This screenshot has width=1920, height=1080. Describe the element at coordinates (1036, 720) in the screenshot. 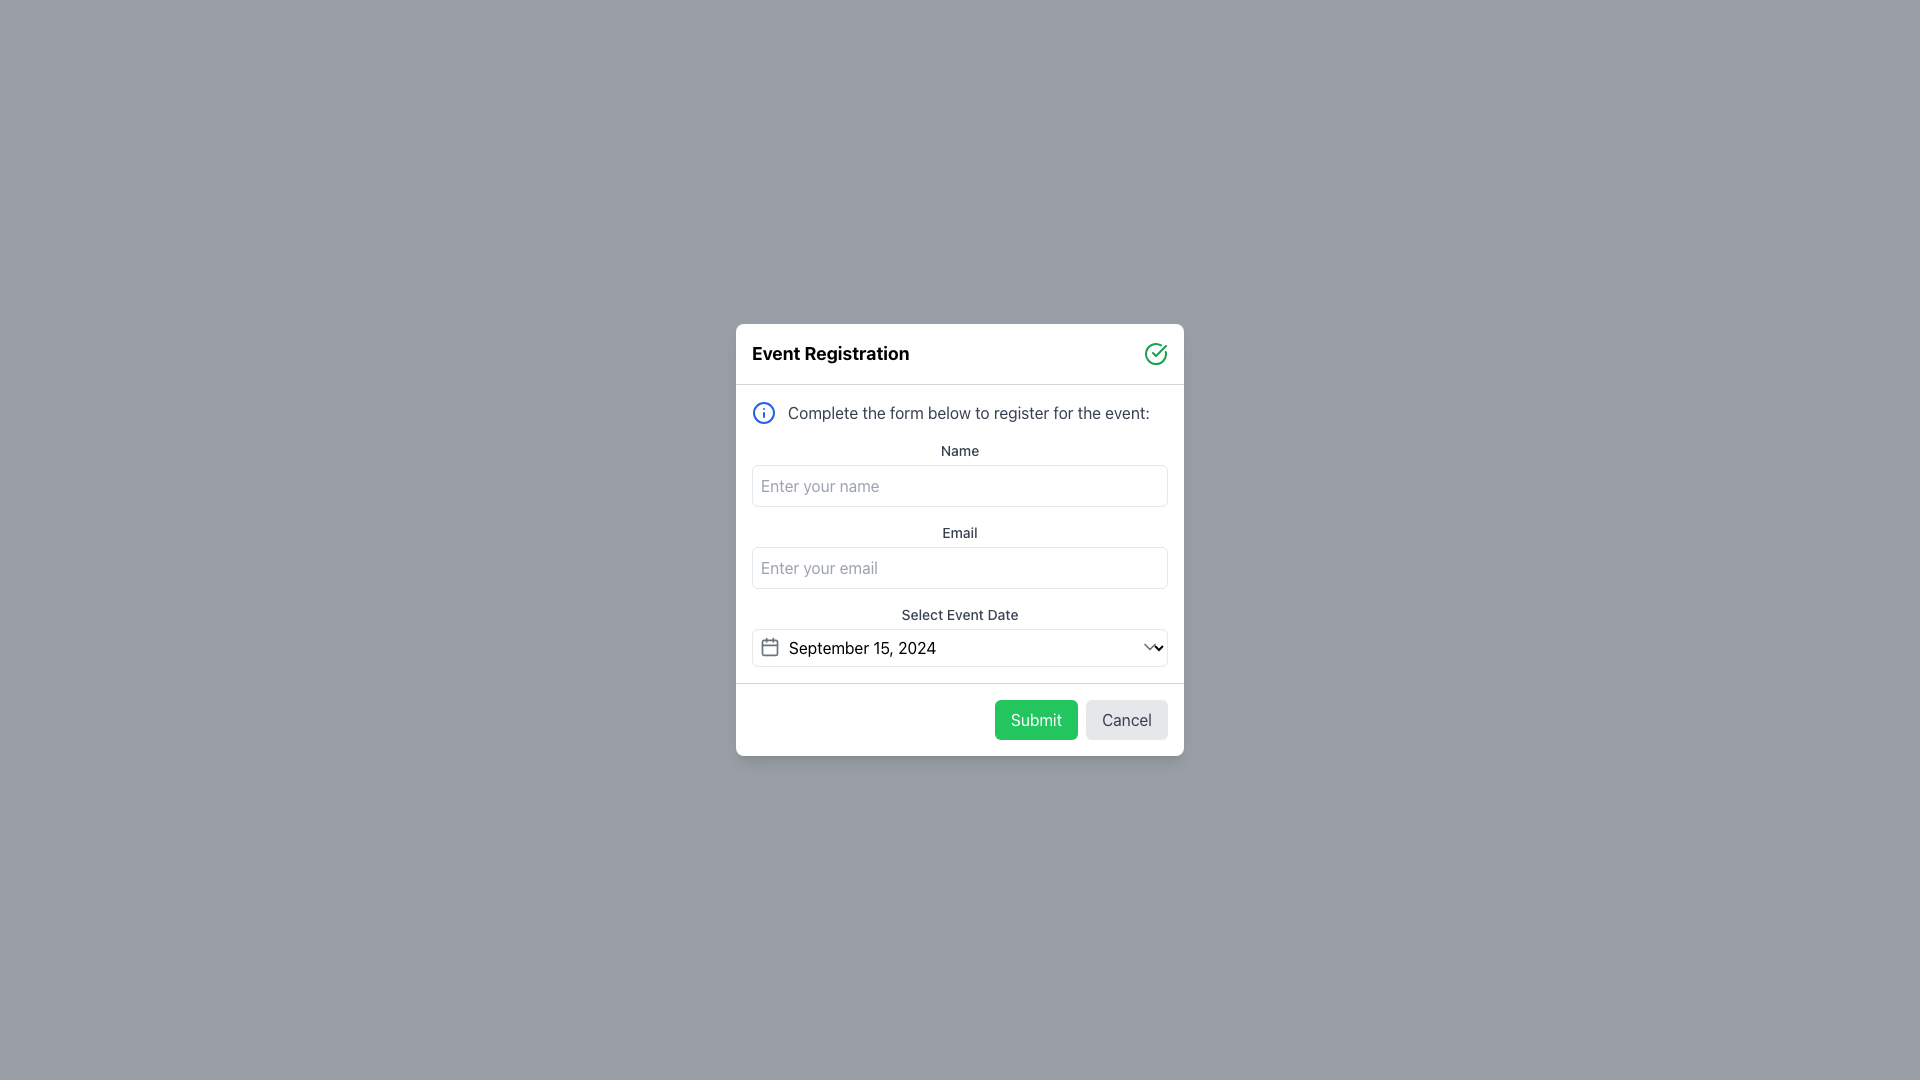

I see `the green rectangular 'Submit' button with rounded corners` at that location.